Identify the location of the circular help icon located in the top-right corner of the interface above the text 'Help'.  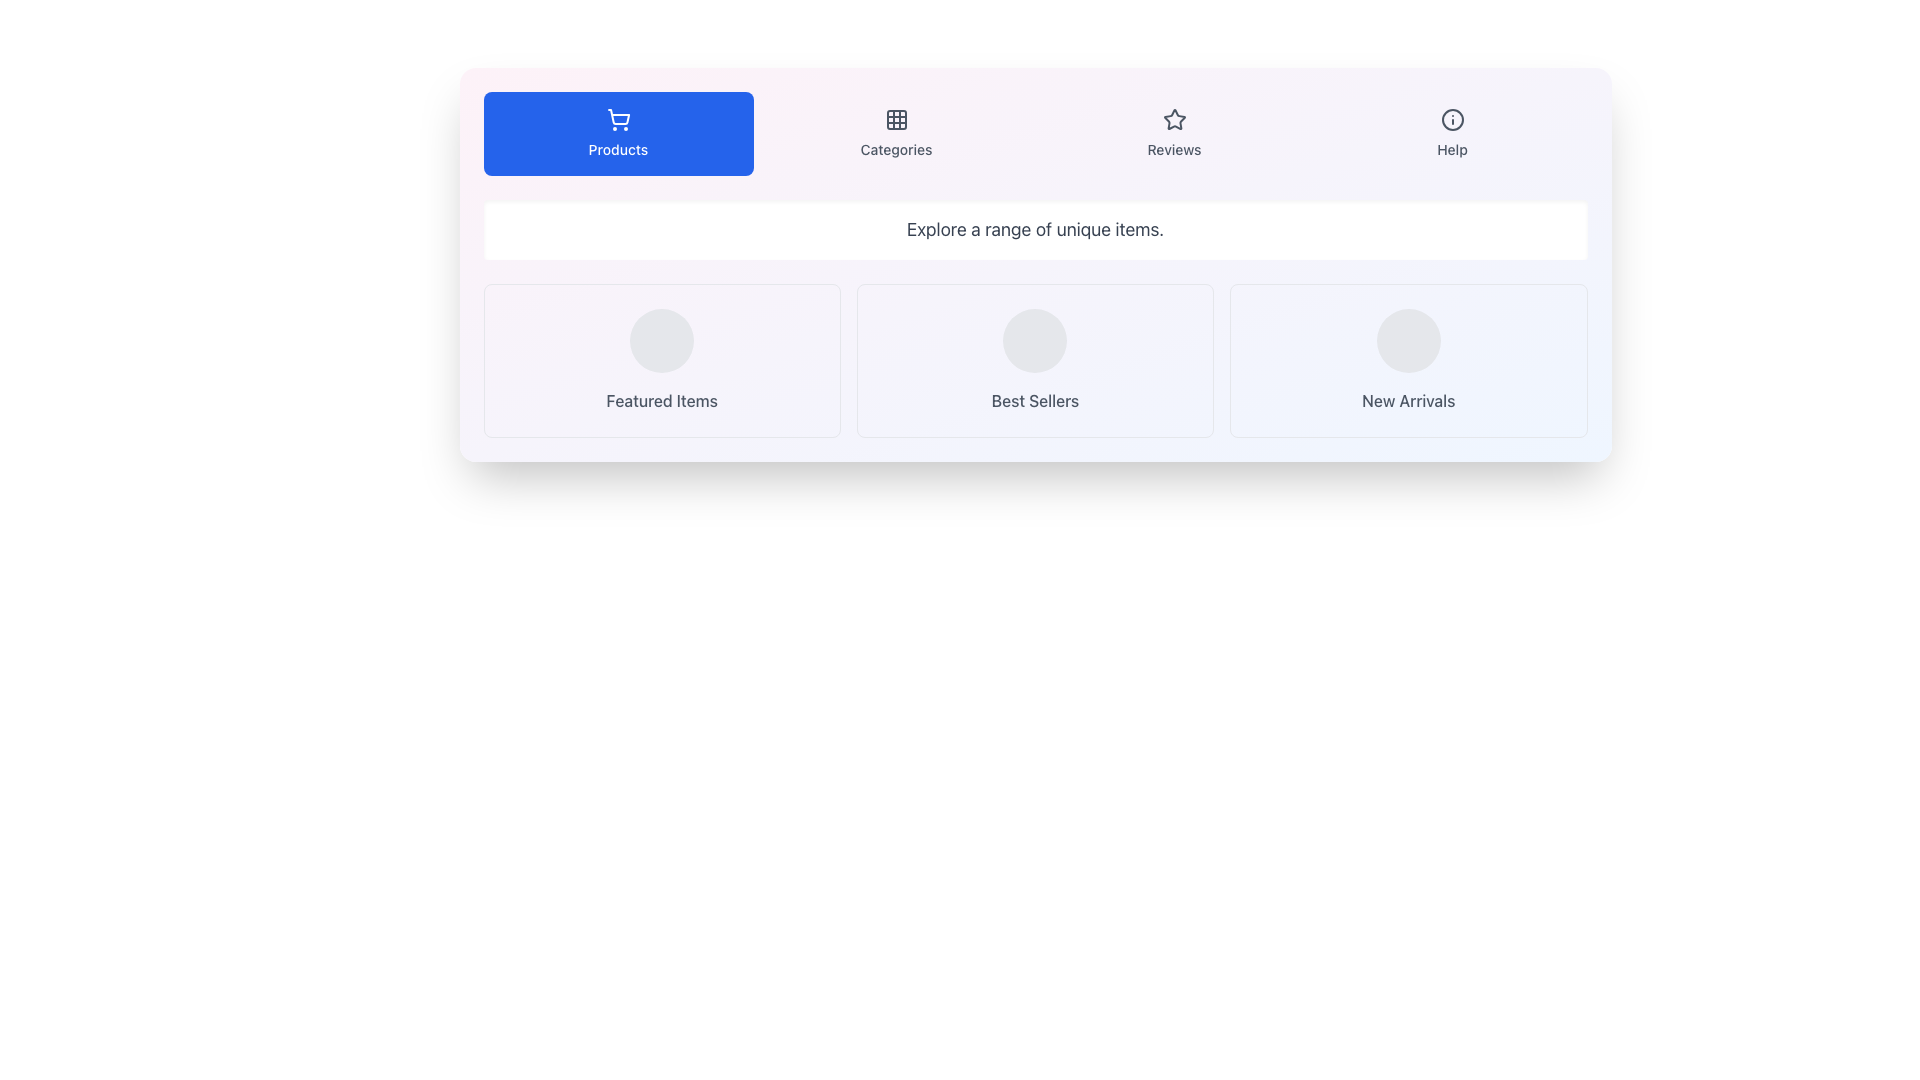
(1452, 119).